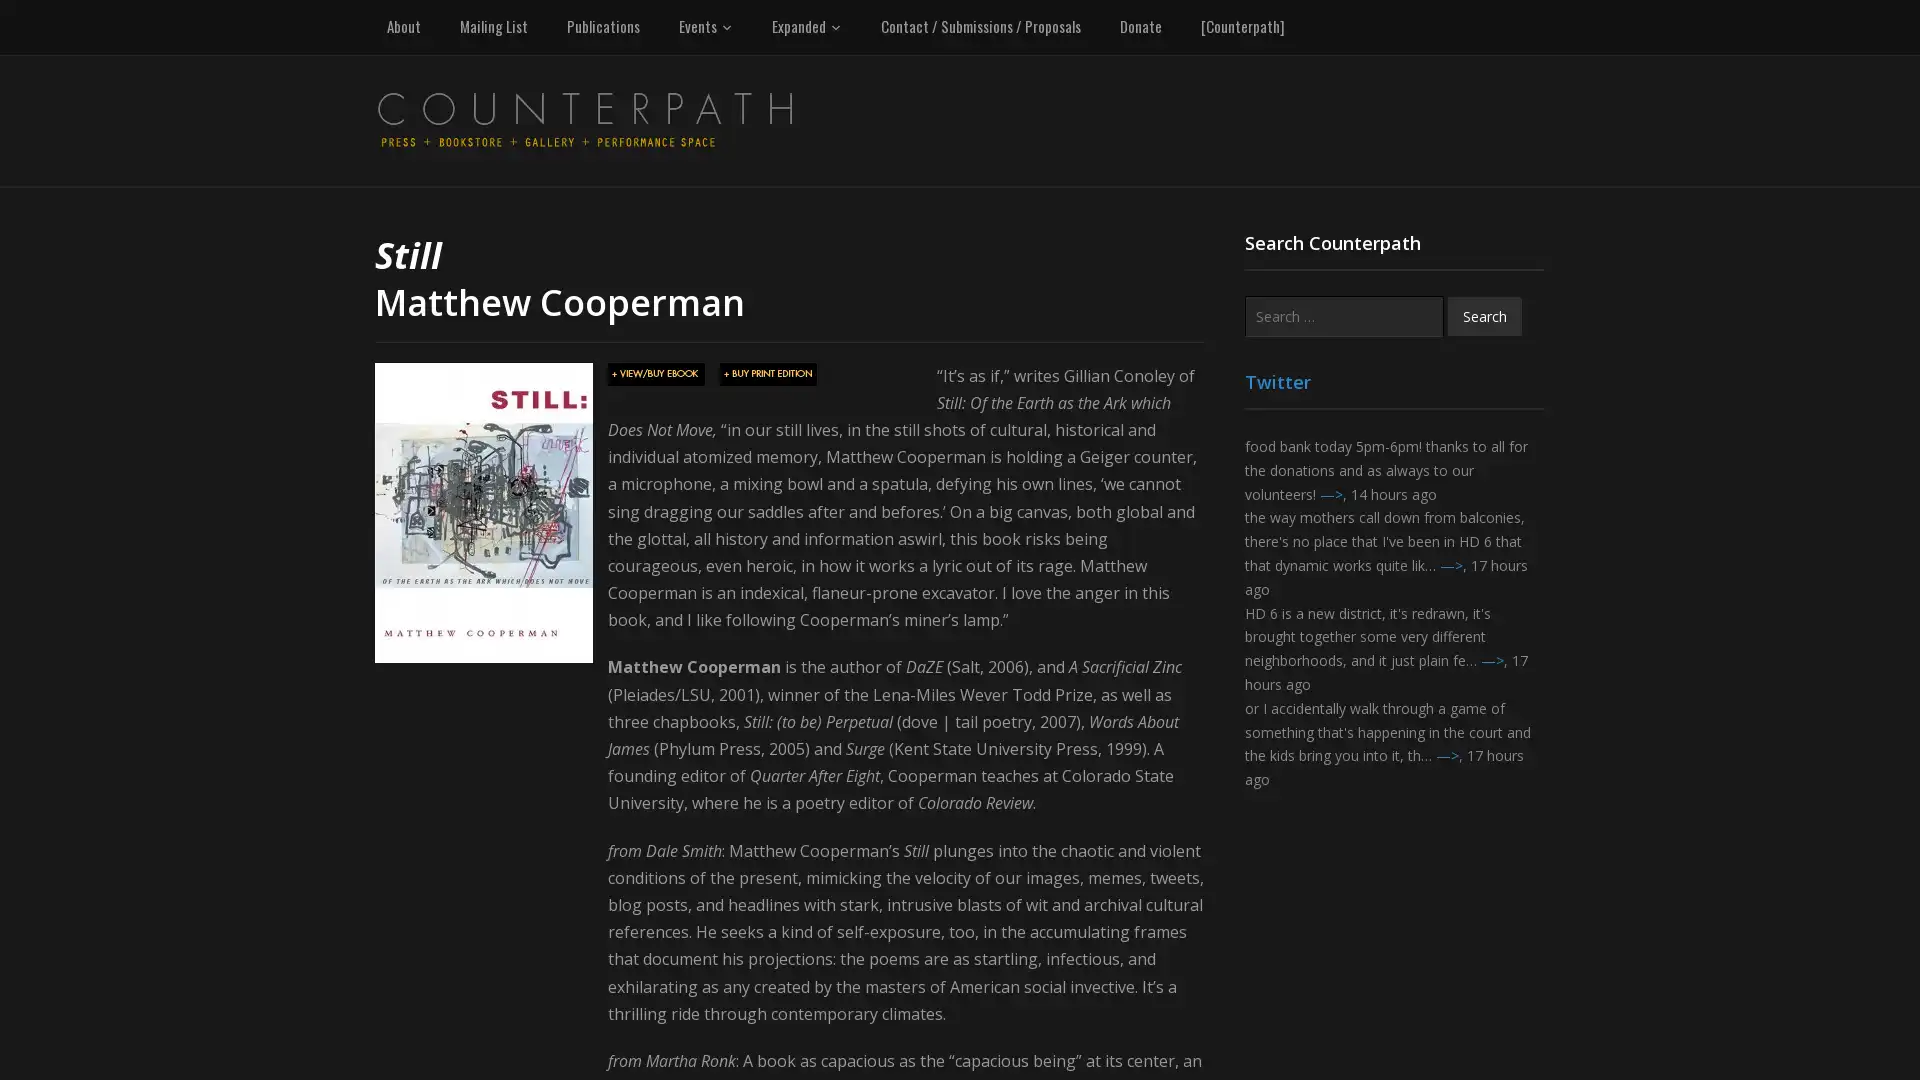 This screenshot has height=1080, width=1920. What do you see at coordinates (1484, 315) in the screenshot?
I see `Search` at bounding box center [1484, 315].